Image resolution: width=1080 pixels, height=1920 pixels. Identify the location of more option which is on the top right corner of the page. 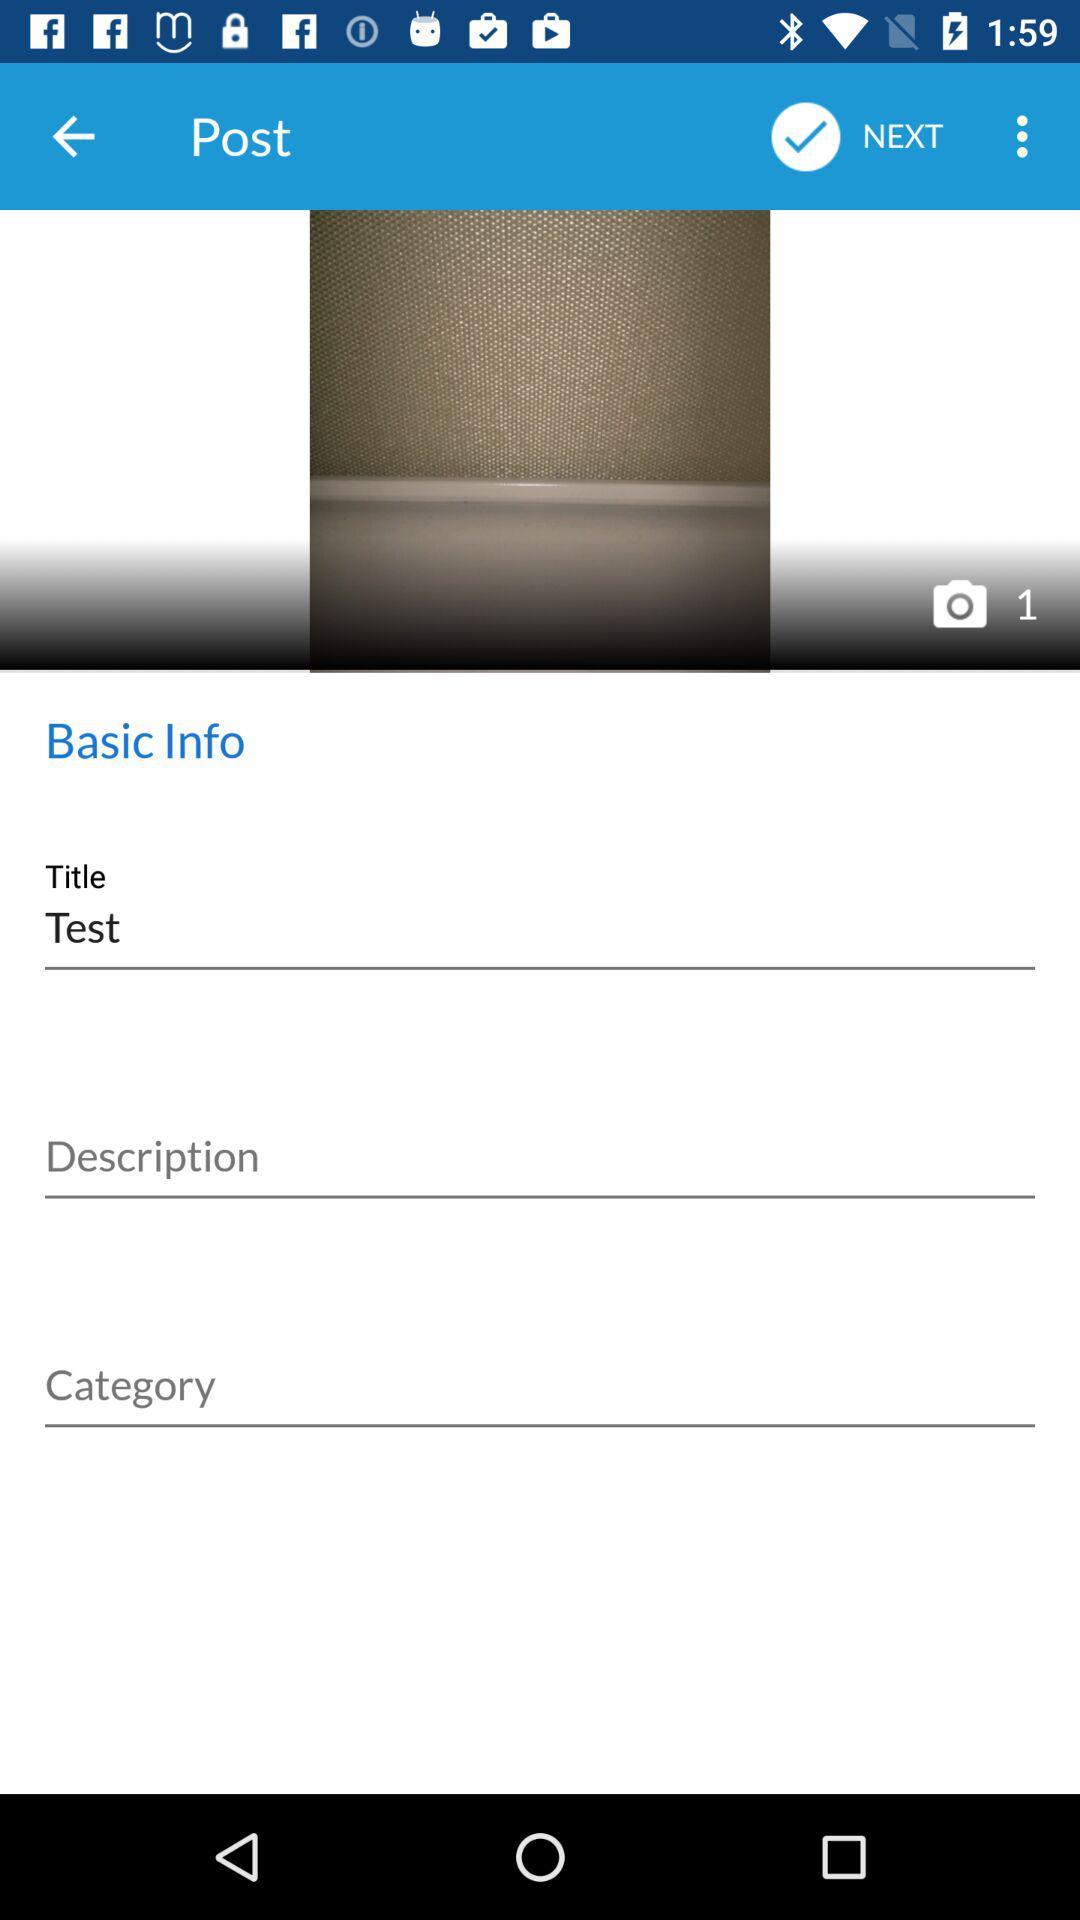
(1027, 136).